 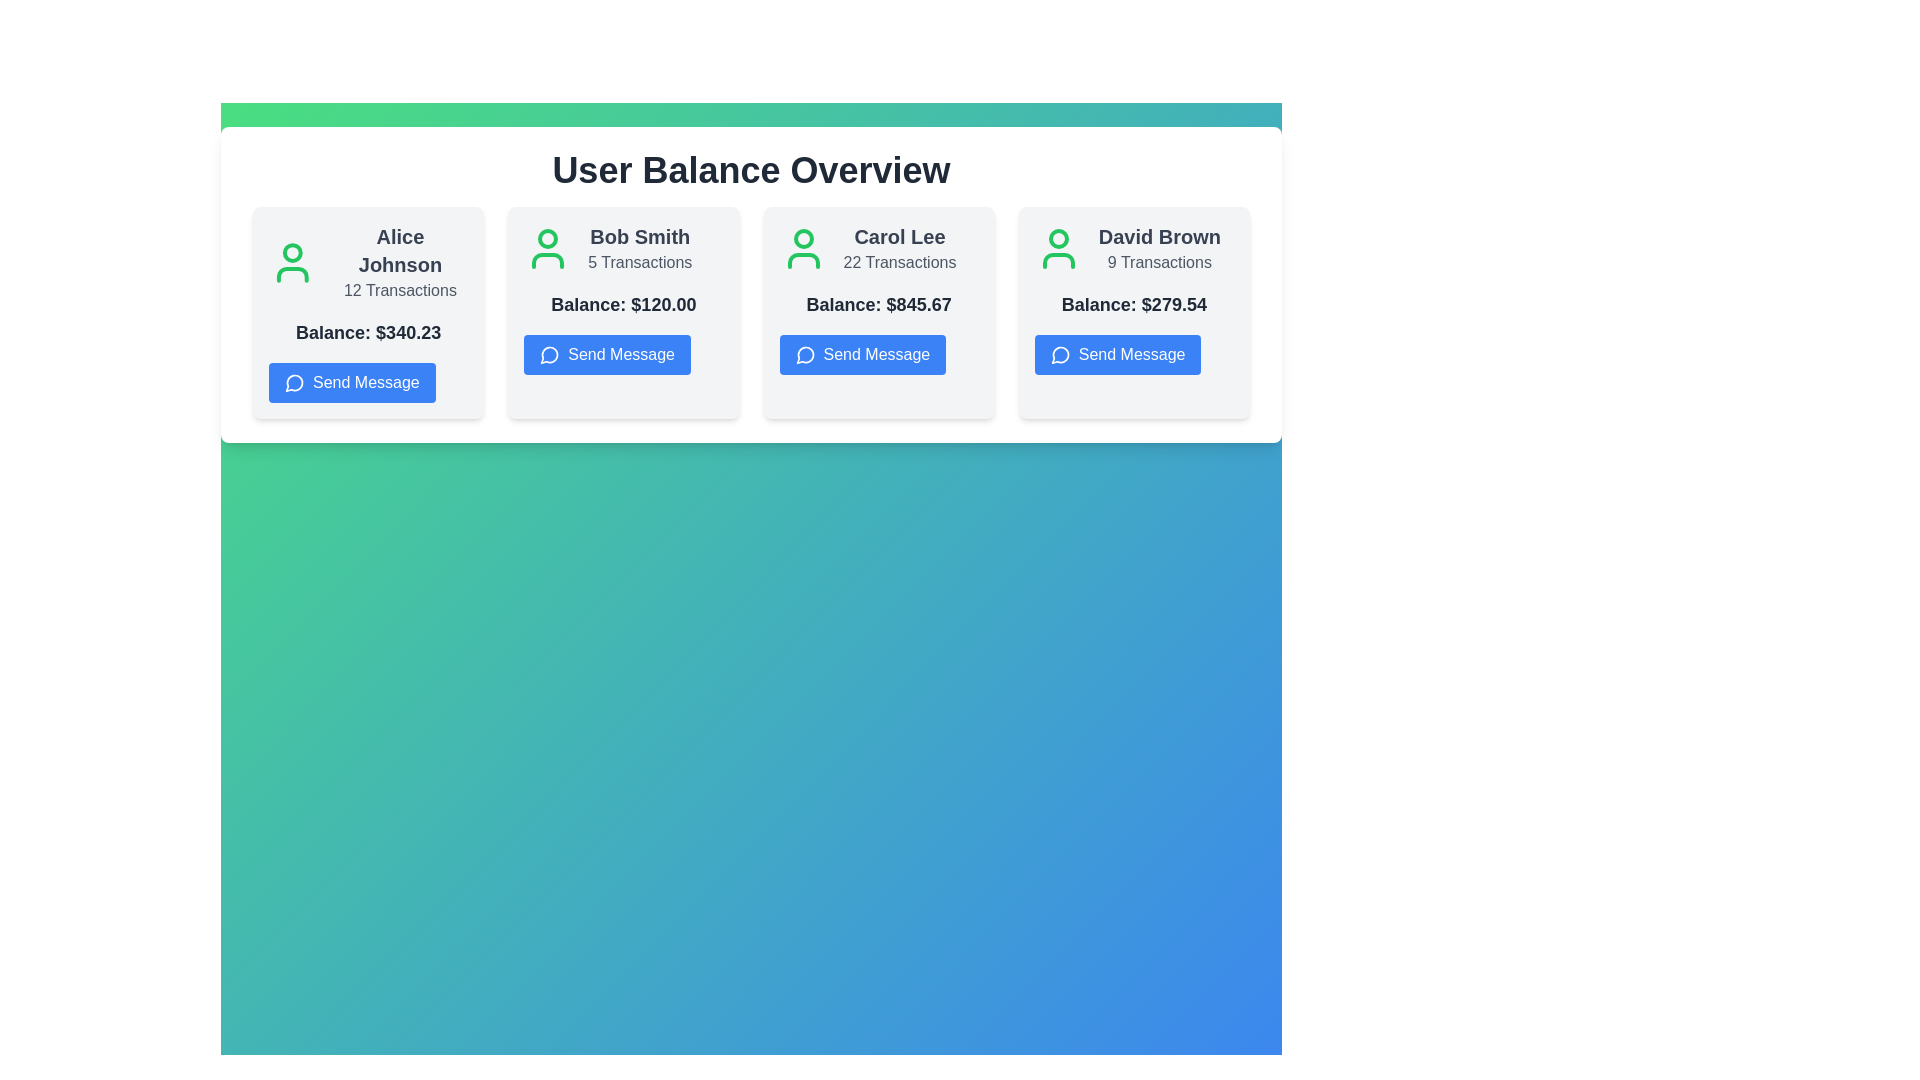 What do you see at coordinates (640, 248) in the screenshot?
I see `the text display component showing 'Bob Smith' and '5 Transactions', located in the second user information card from the left` at bounding box center [640, 248].